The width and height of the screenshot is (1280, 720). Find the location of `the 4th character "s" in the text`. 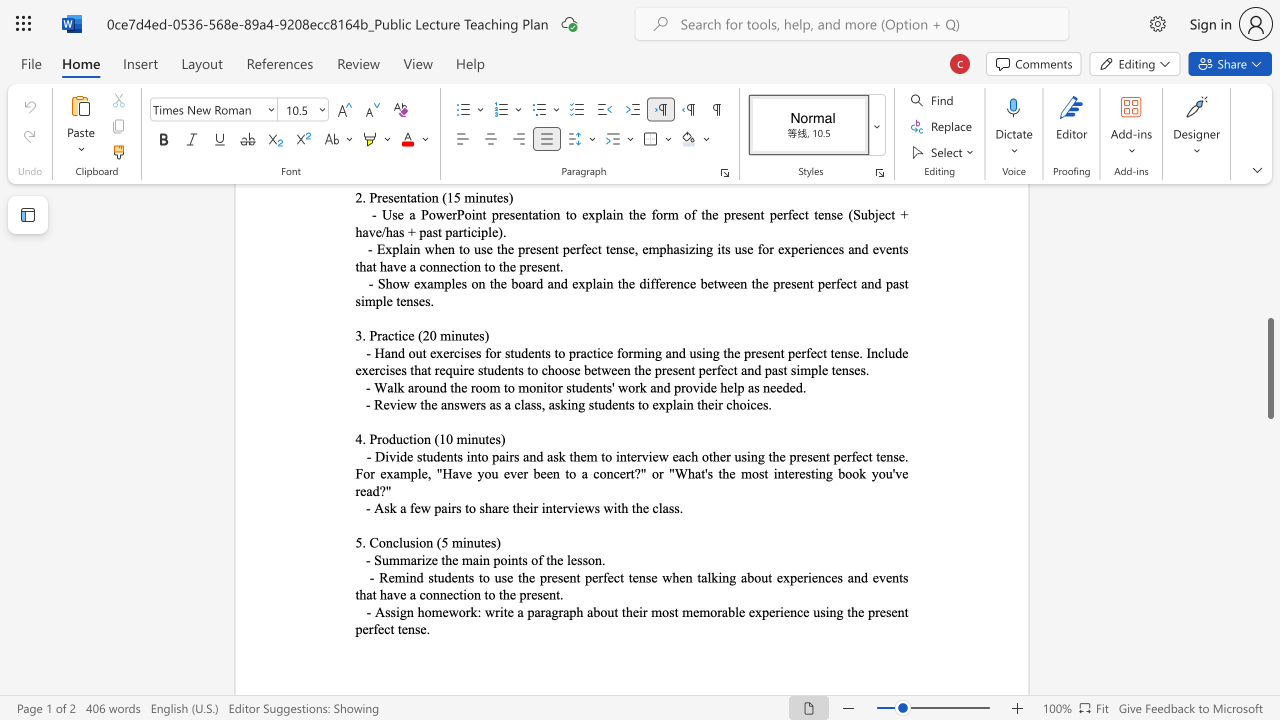

the 4th character "s" in the text is located at coordinates (822, 611).